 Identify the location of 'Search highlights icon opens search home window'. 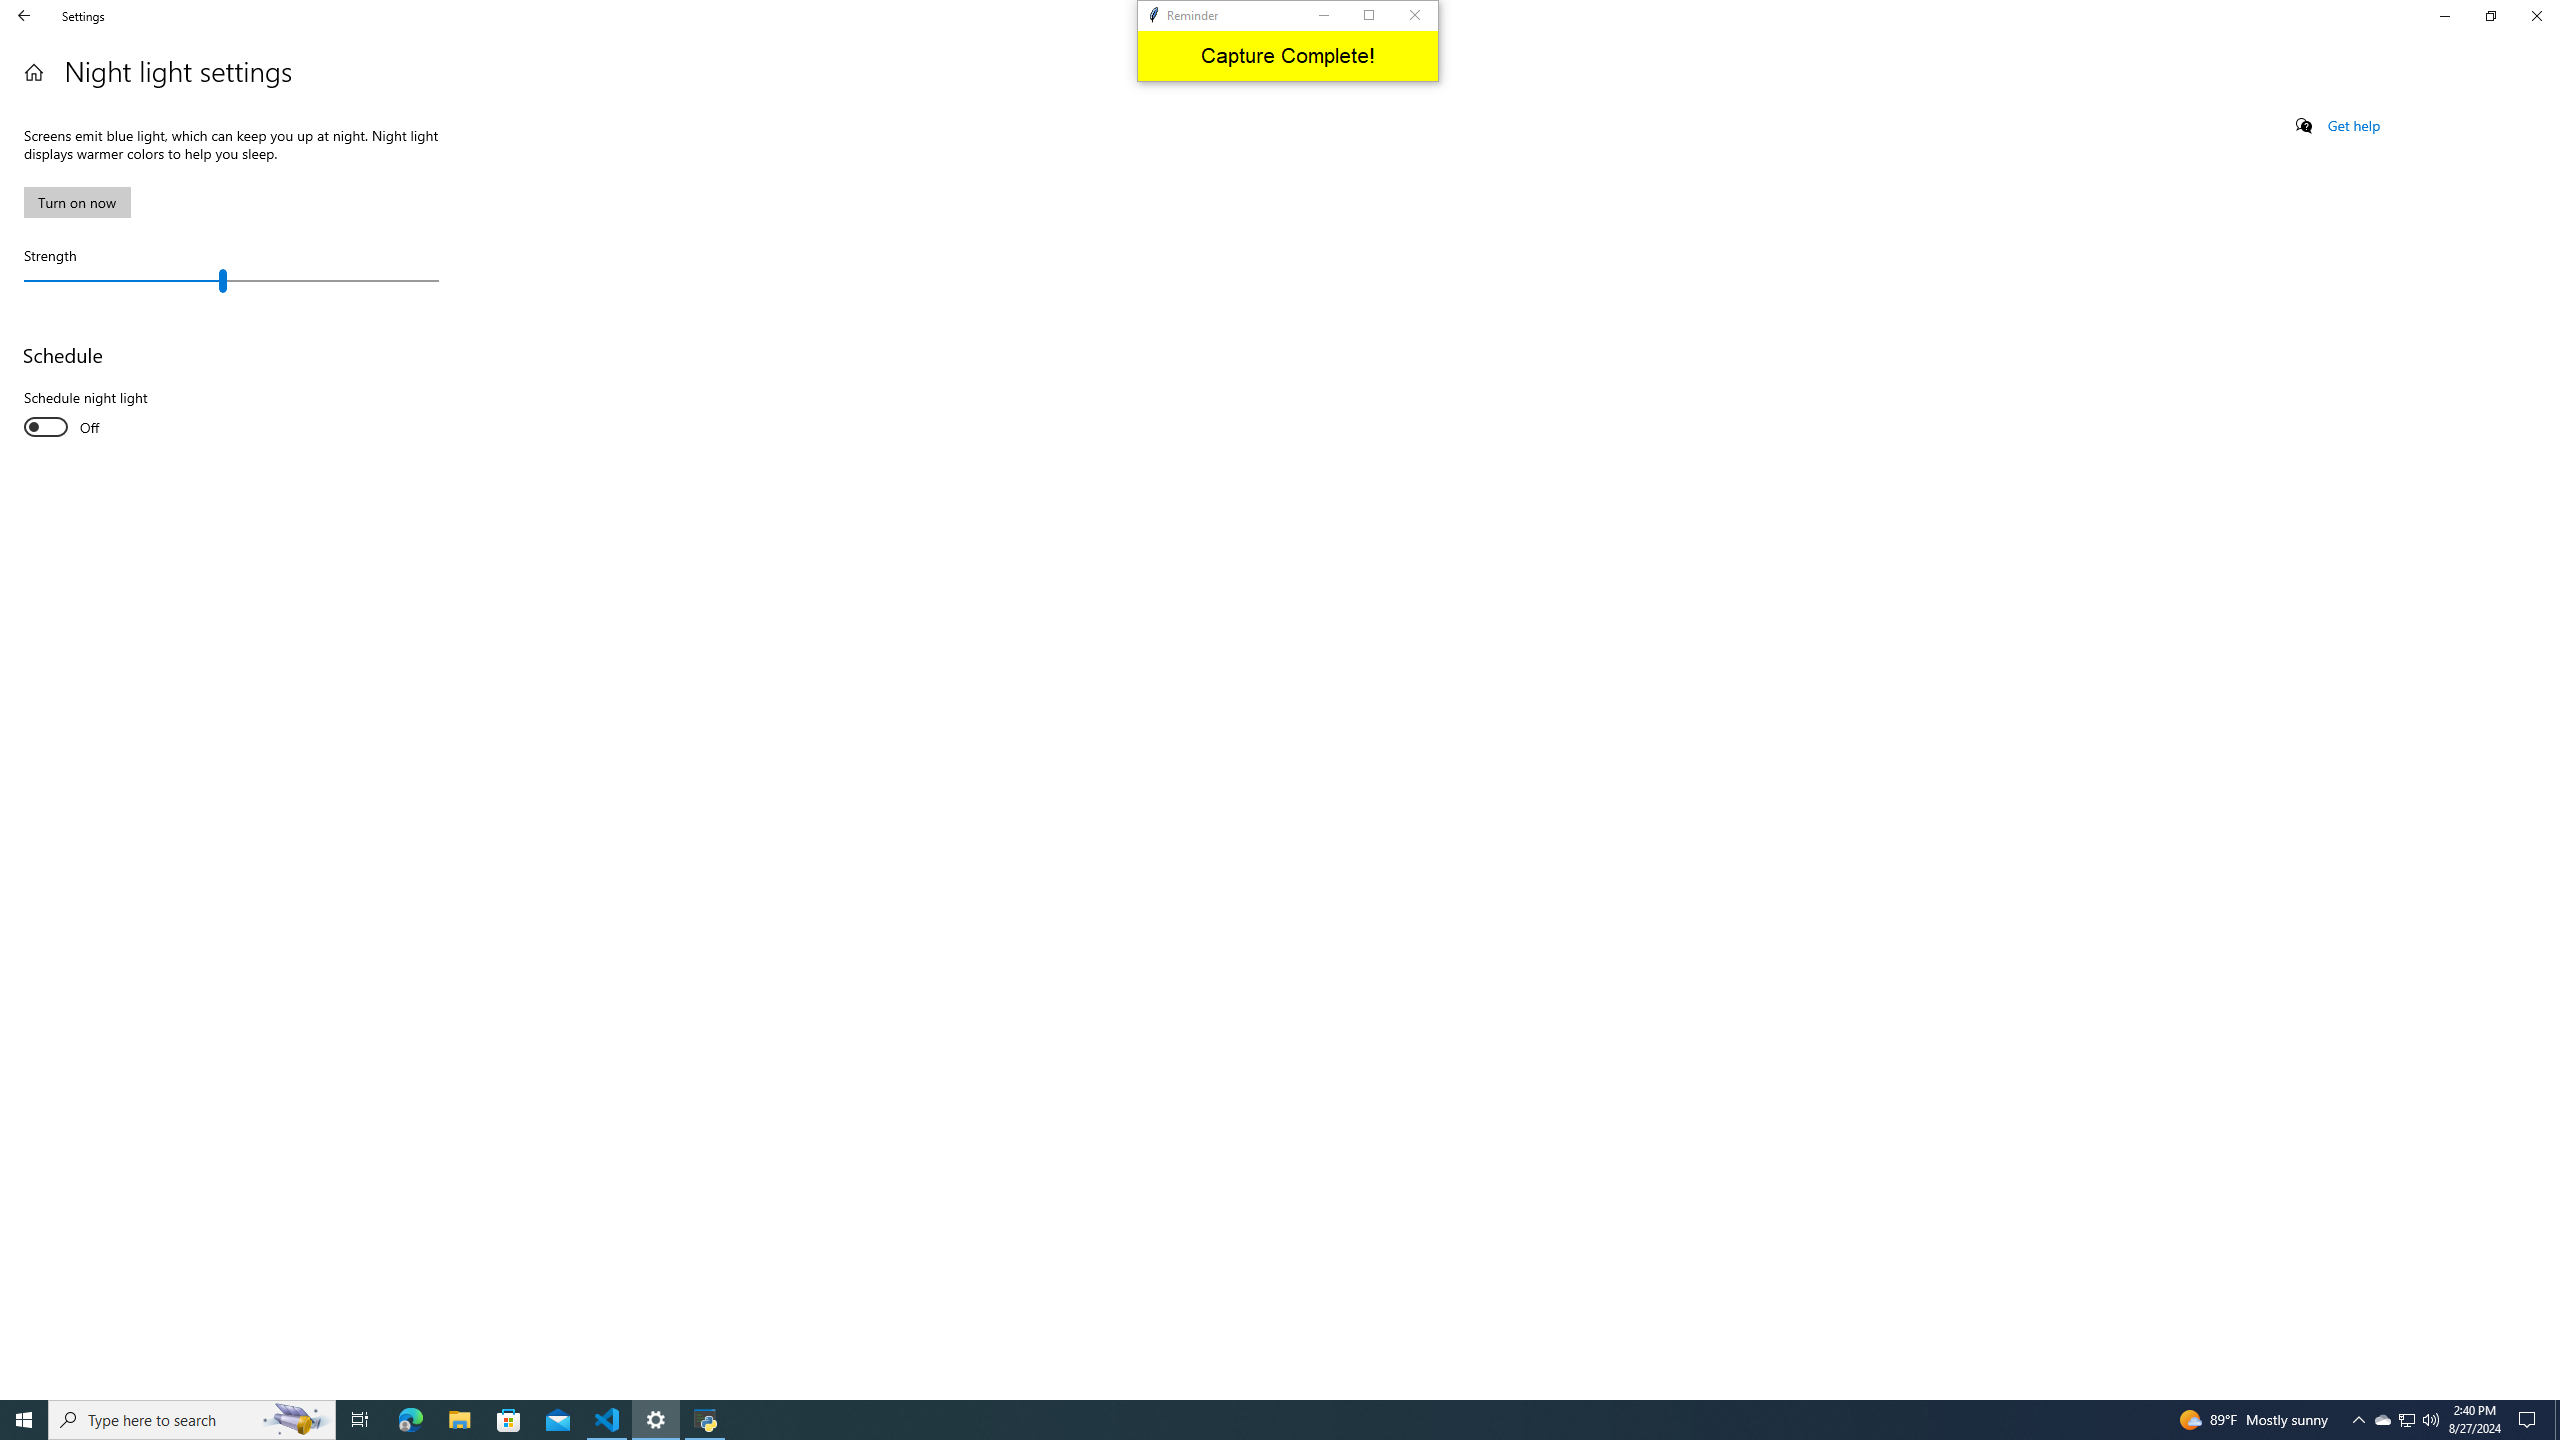
(294, 1418).